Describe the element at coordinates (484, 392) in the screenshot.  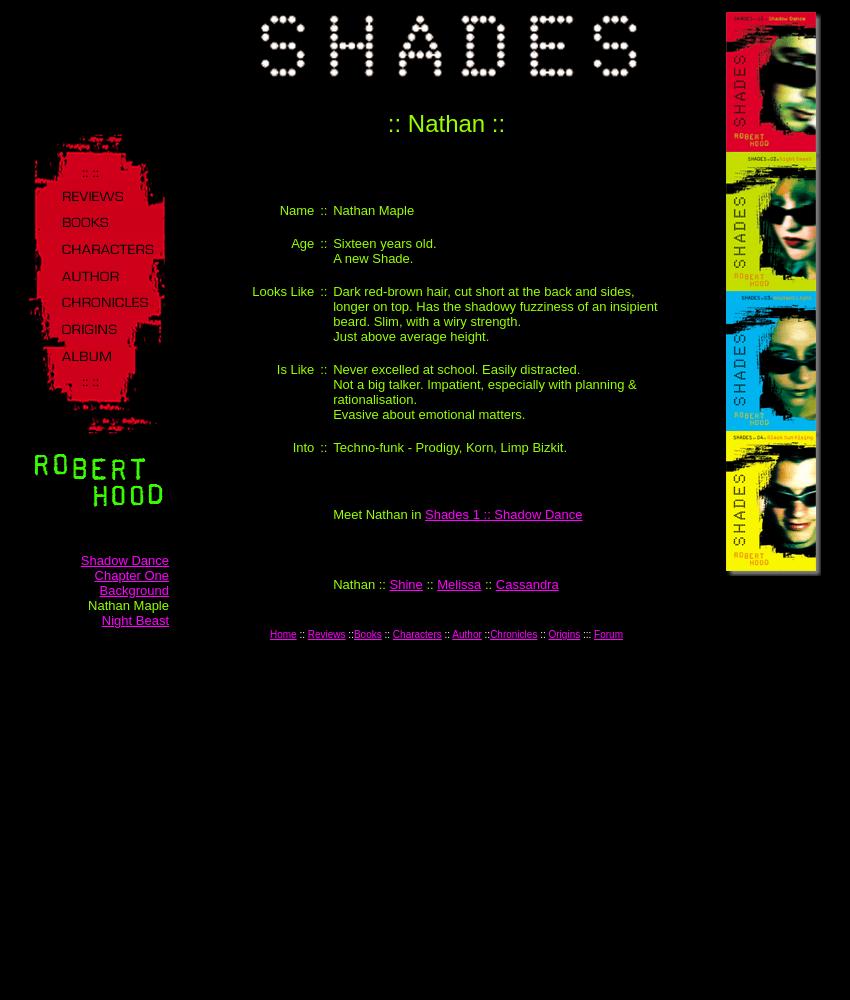
I see `'Not 
                      a big talker. Impatient, especially with planning & rationalisation.'` at that location.